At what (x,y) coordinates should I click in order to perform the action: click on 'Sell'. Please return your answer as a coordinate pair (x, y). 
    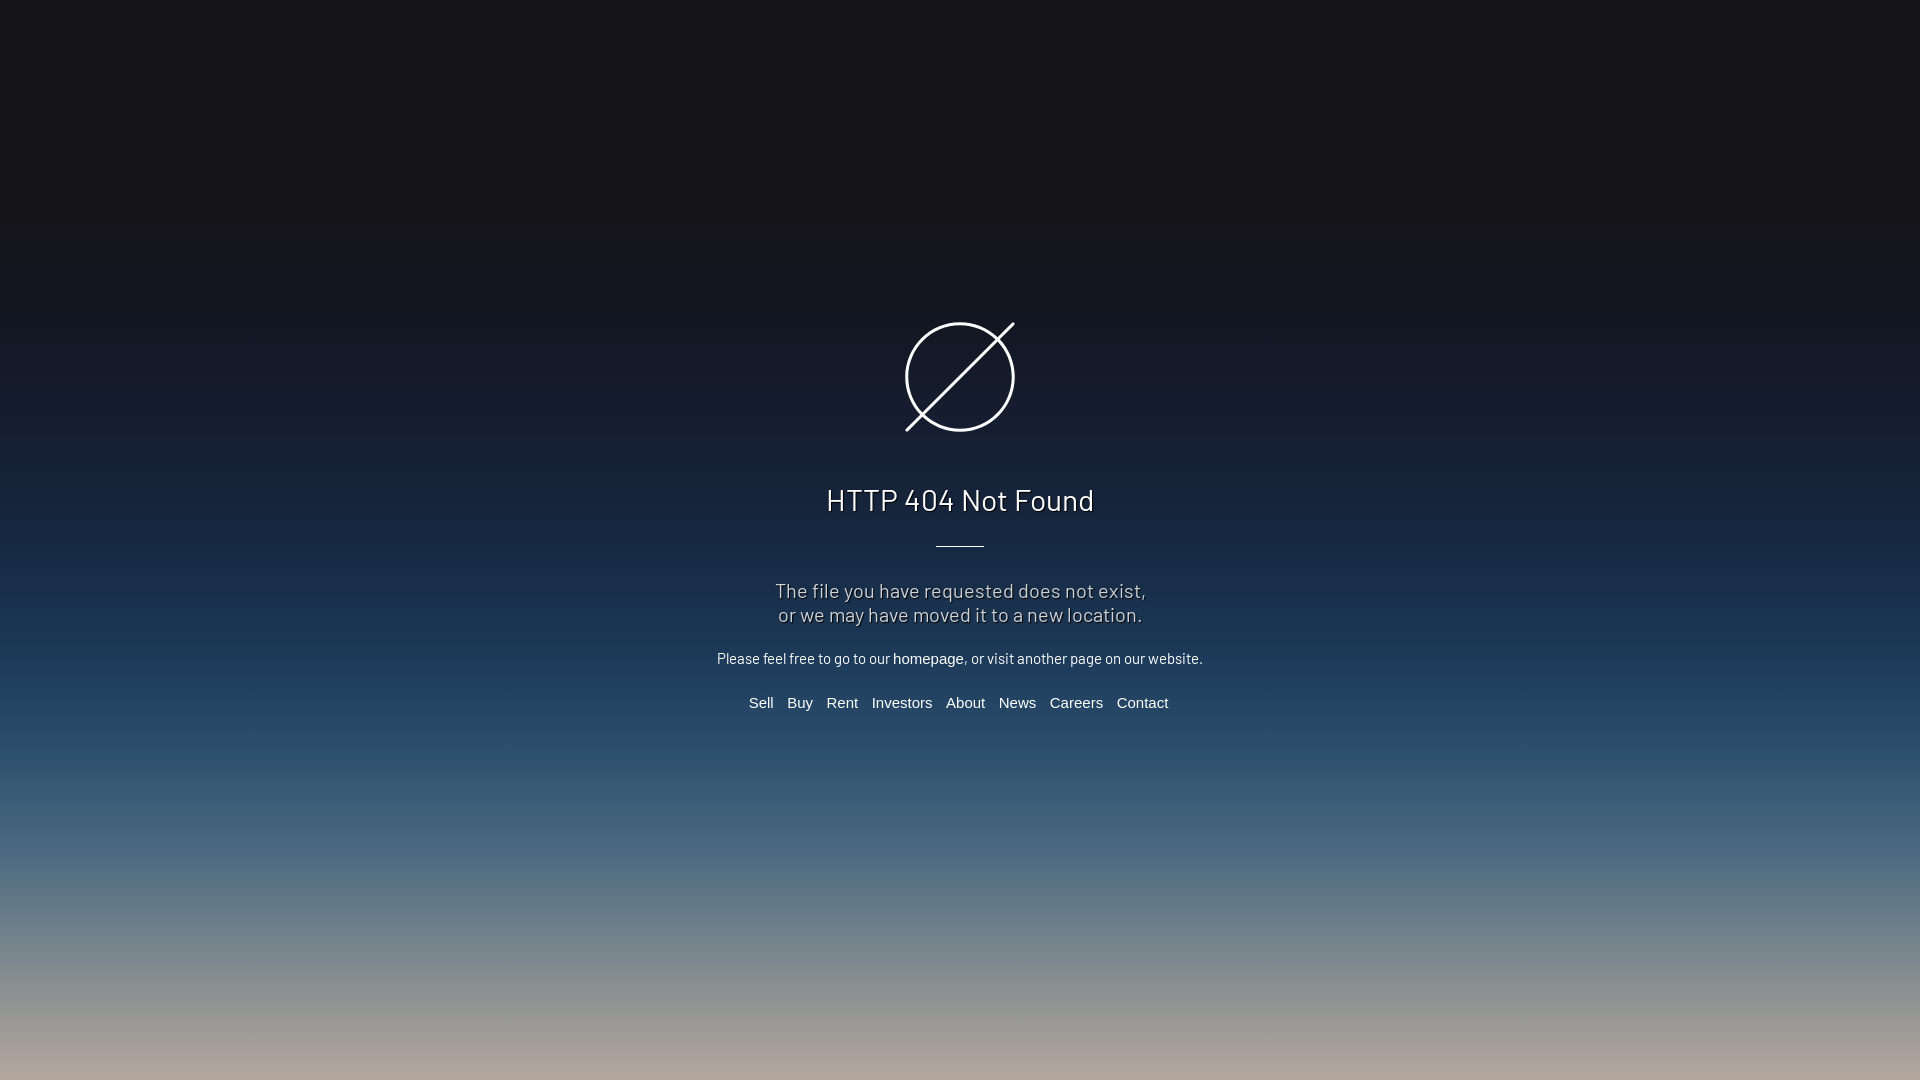
    Looking at the image, I should click on (760, 701).